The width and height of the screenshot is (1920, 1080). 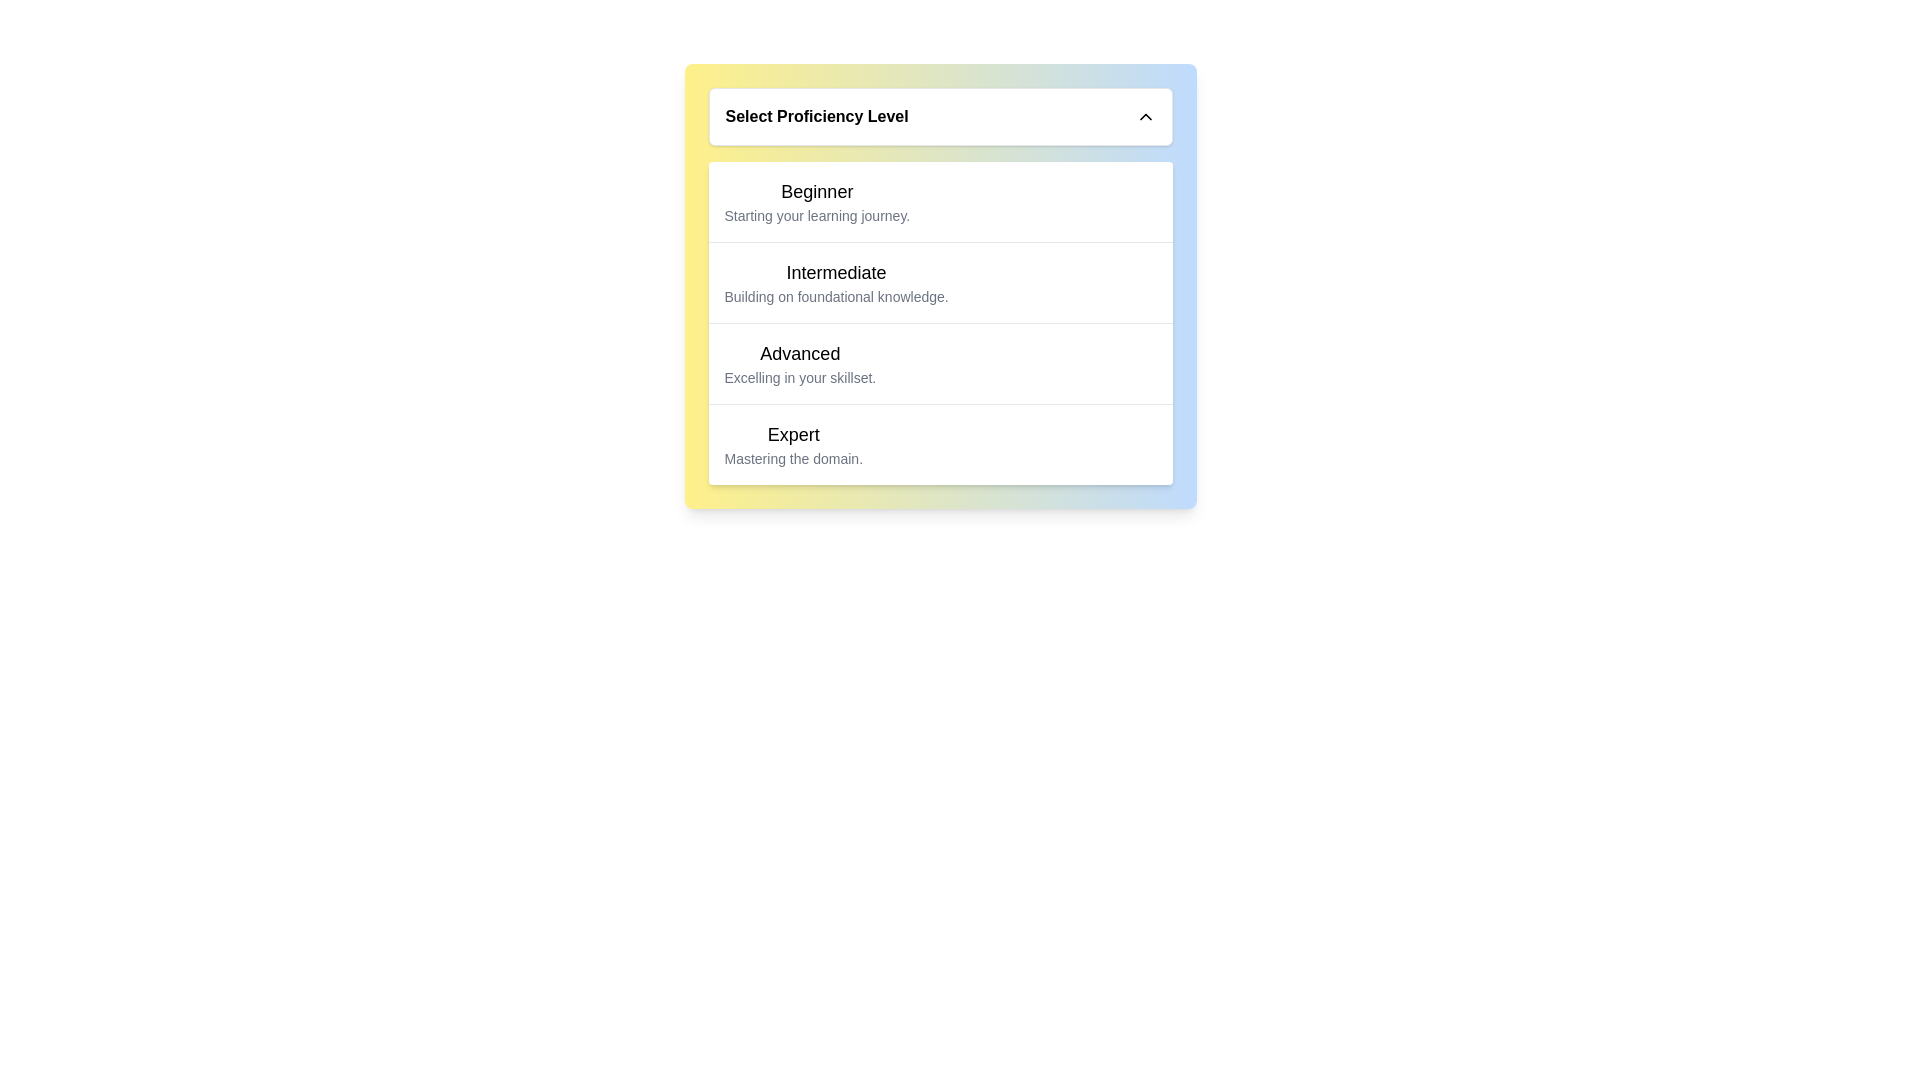 I want to click on the list item labeled 'Advanced' to confirm the selection, so click(x=939, y=363).